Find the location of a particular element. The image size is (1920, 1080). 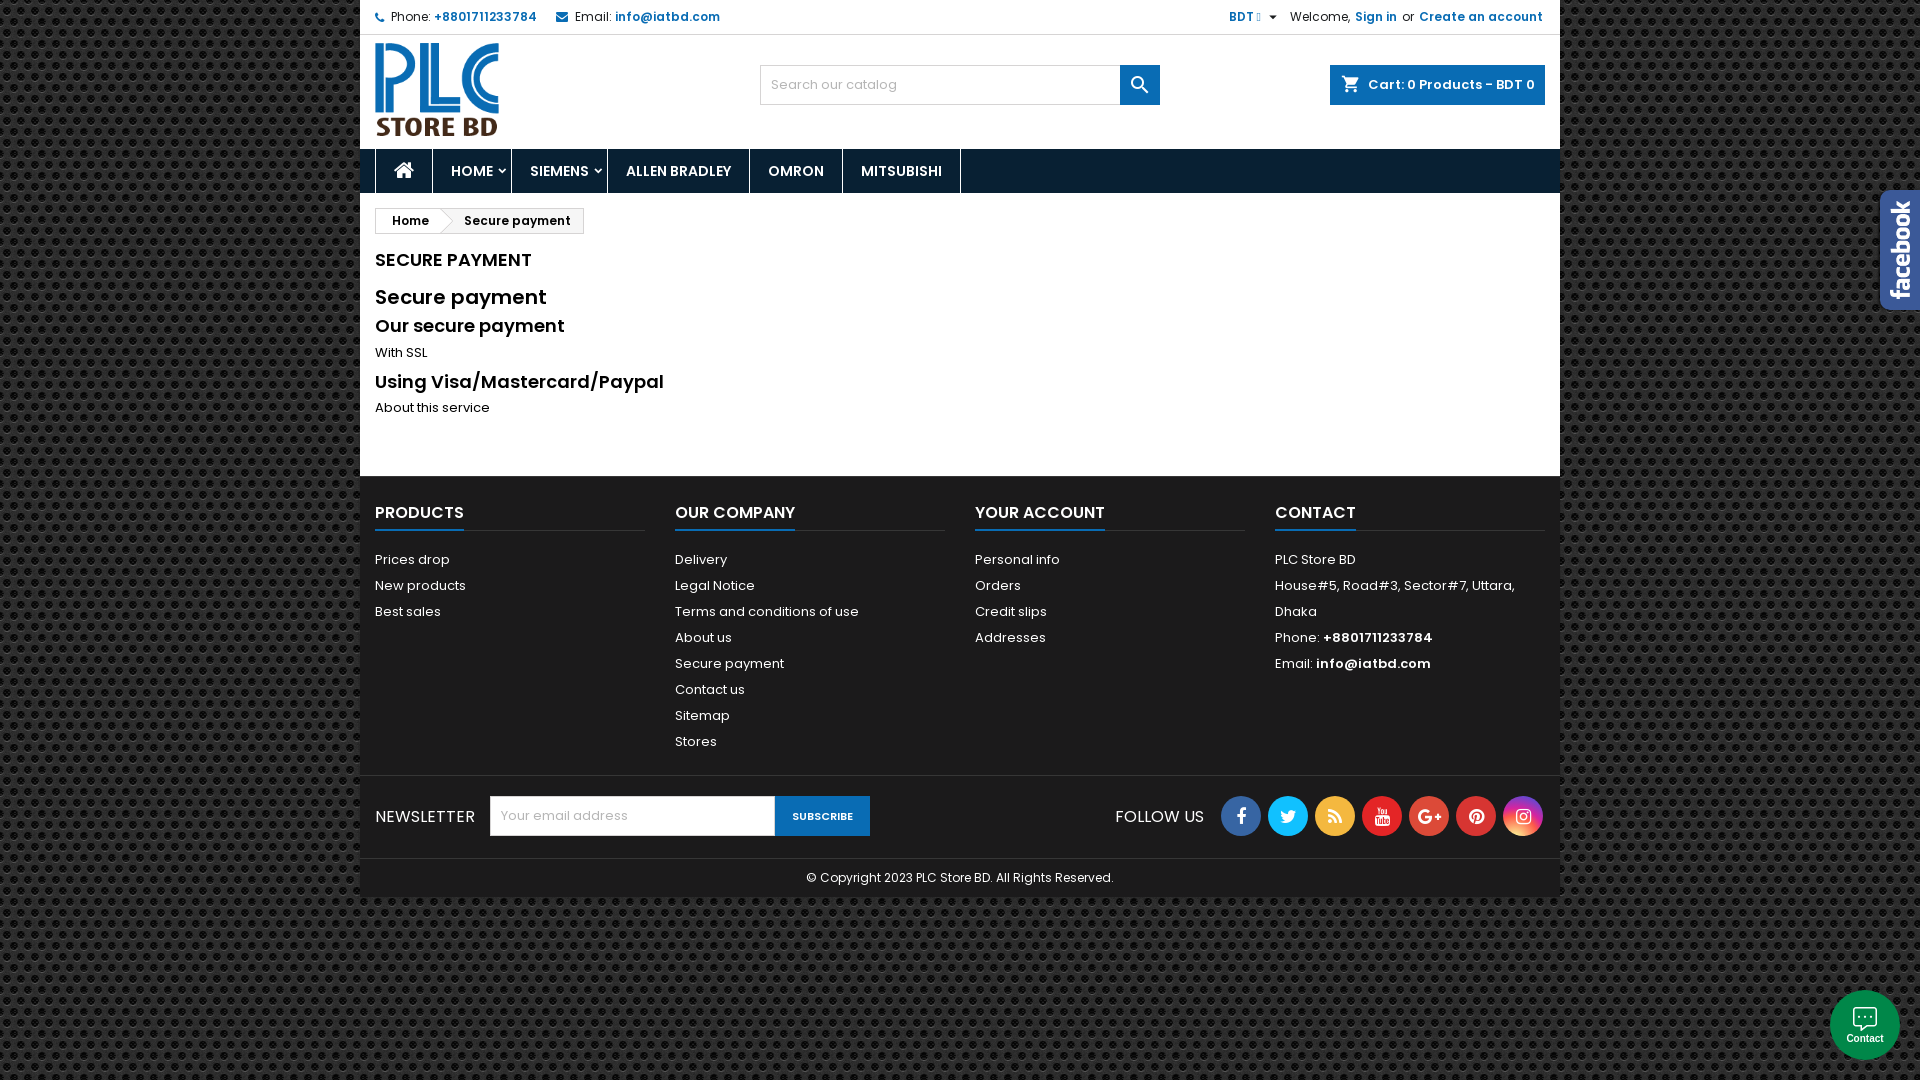

'Prices drop' is located at coordinates (374, 559).